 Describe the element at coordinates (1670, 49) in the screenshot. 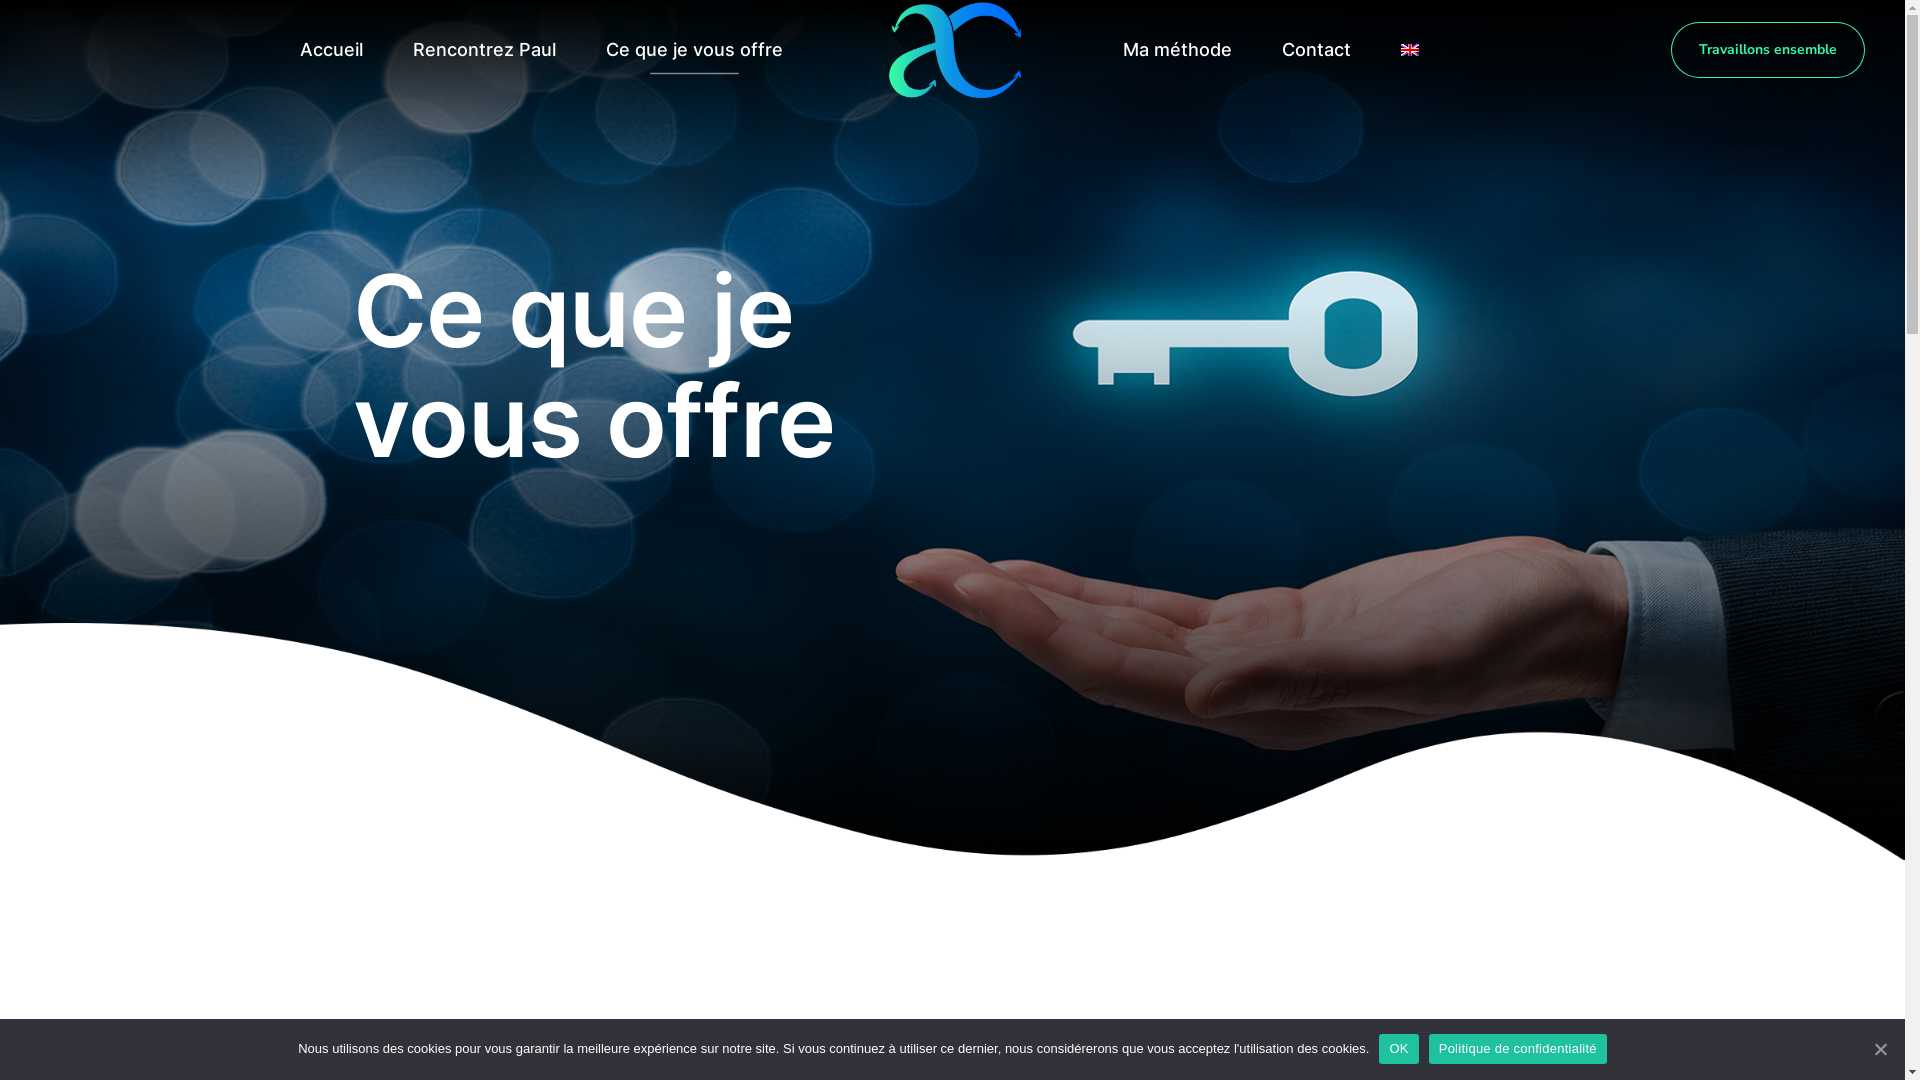

I see `'Travaillons ensemble'` at that location.